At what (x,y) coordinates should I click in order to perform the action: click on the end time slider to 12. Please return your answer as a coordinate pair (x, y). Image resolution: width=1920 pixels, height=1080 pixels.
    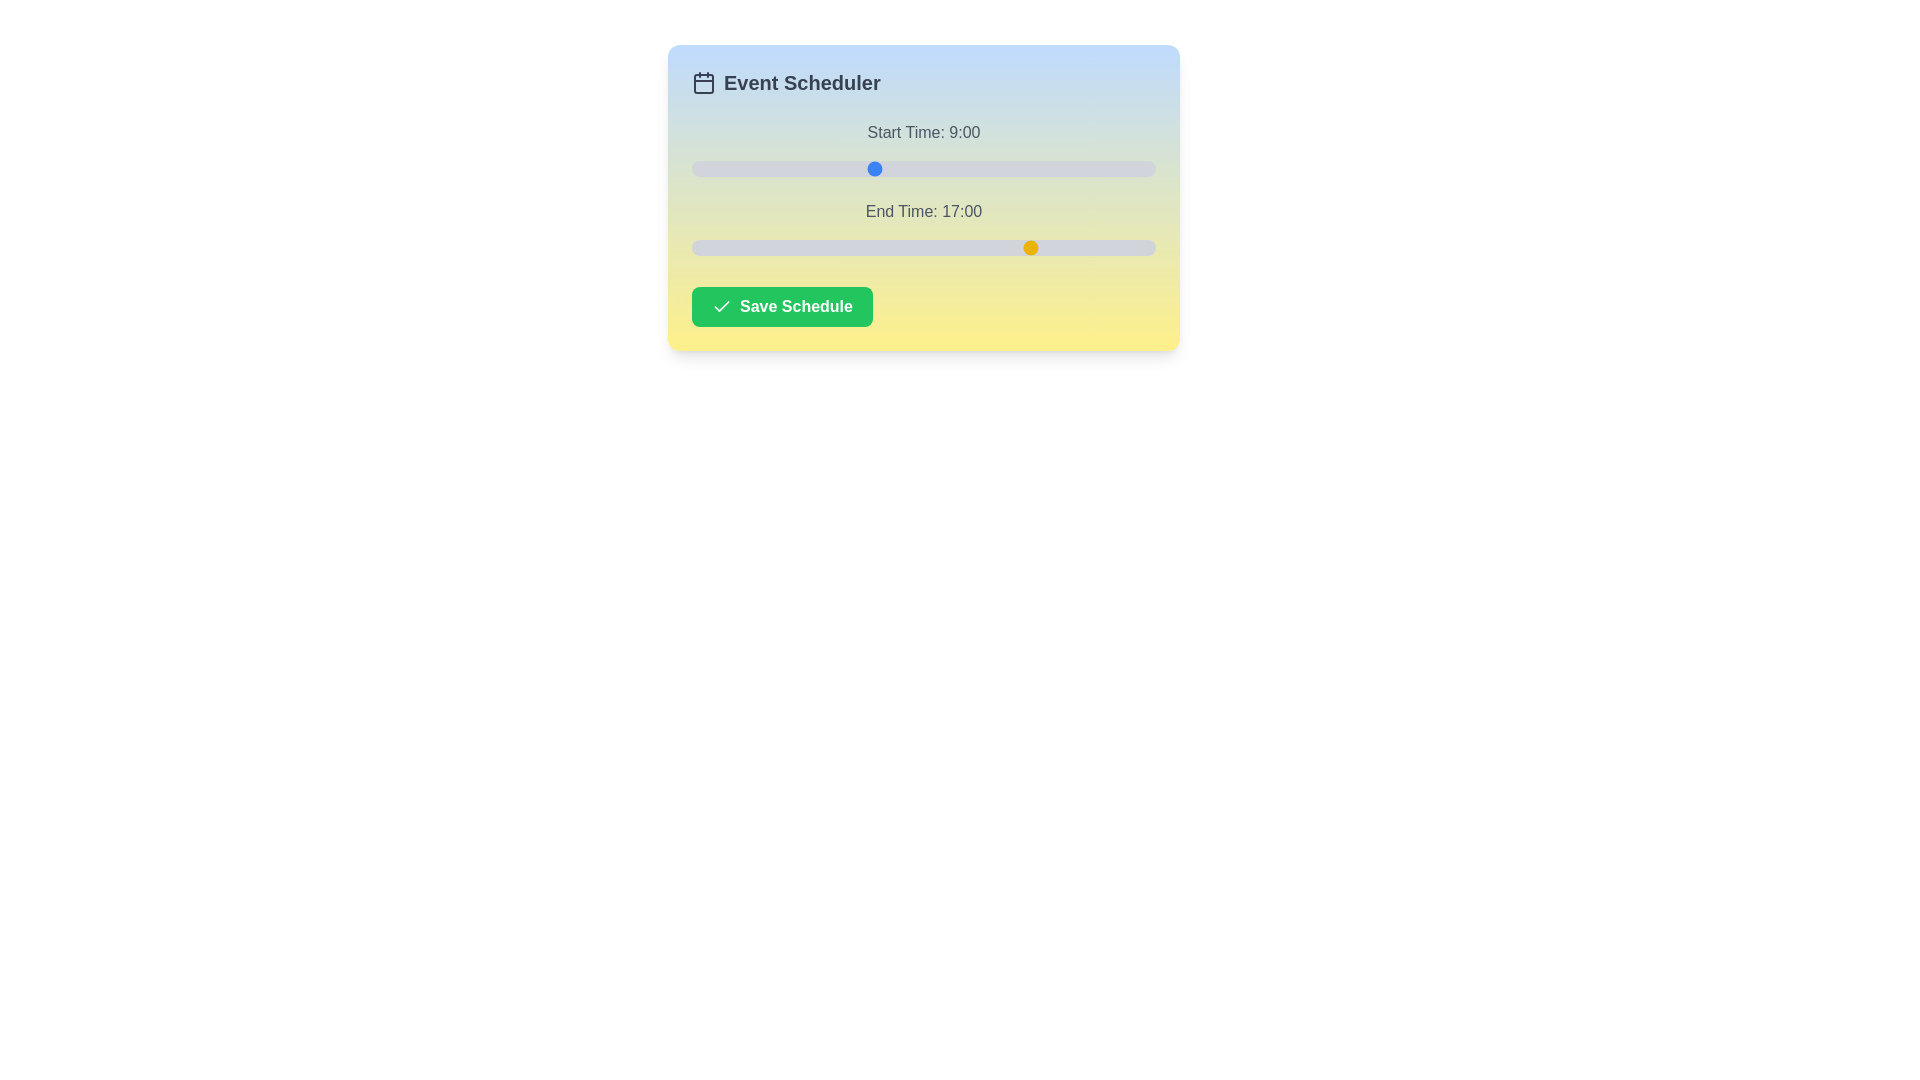
    Looking at the image, I should click on (933, 246).